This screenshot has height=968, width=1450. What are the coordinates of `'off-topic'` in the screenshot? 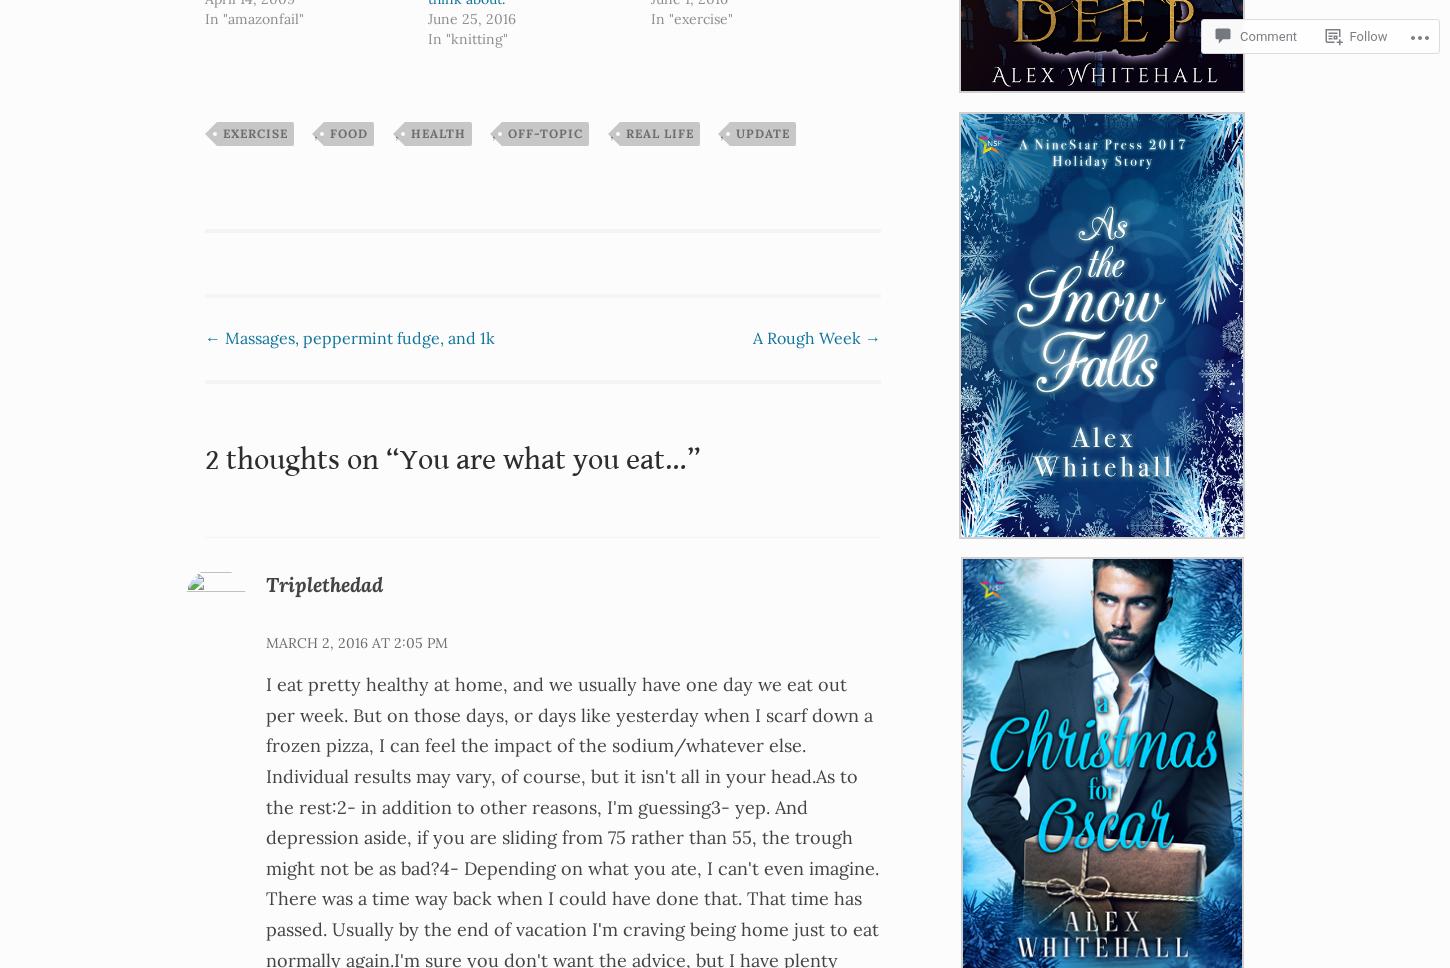 It's located at (545, 131).